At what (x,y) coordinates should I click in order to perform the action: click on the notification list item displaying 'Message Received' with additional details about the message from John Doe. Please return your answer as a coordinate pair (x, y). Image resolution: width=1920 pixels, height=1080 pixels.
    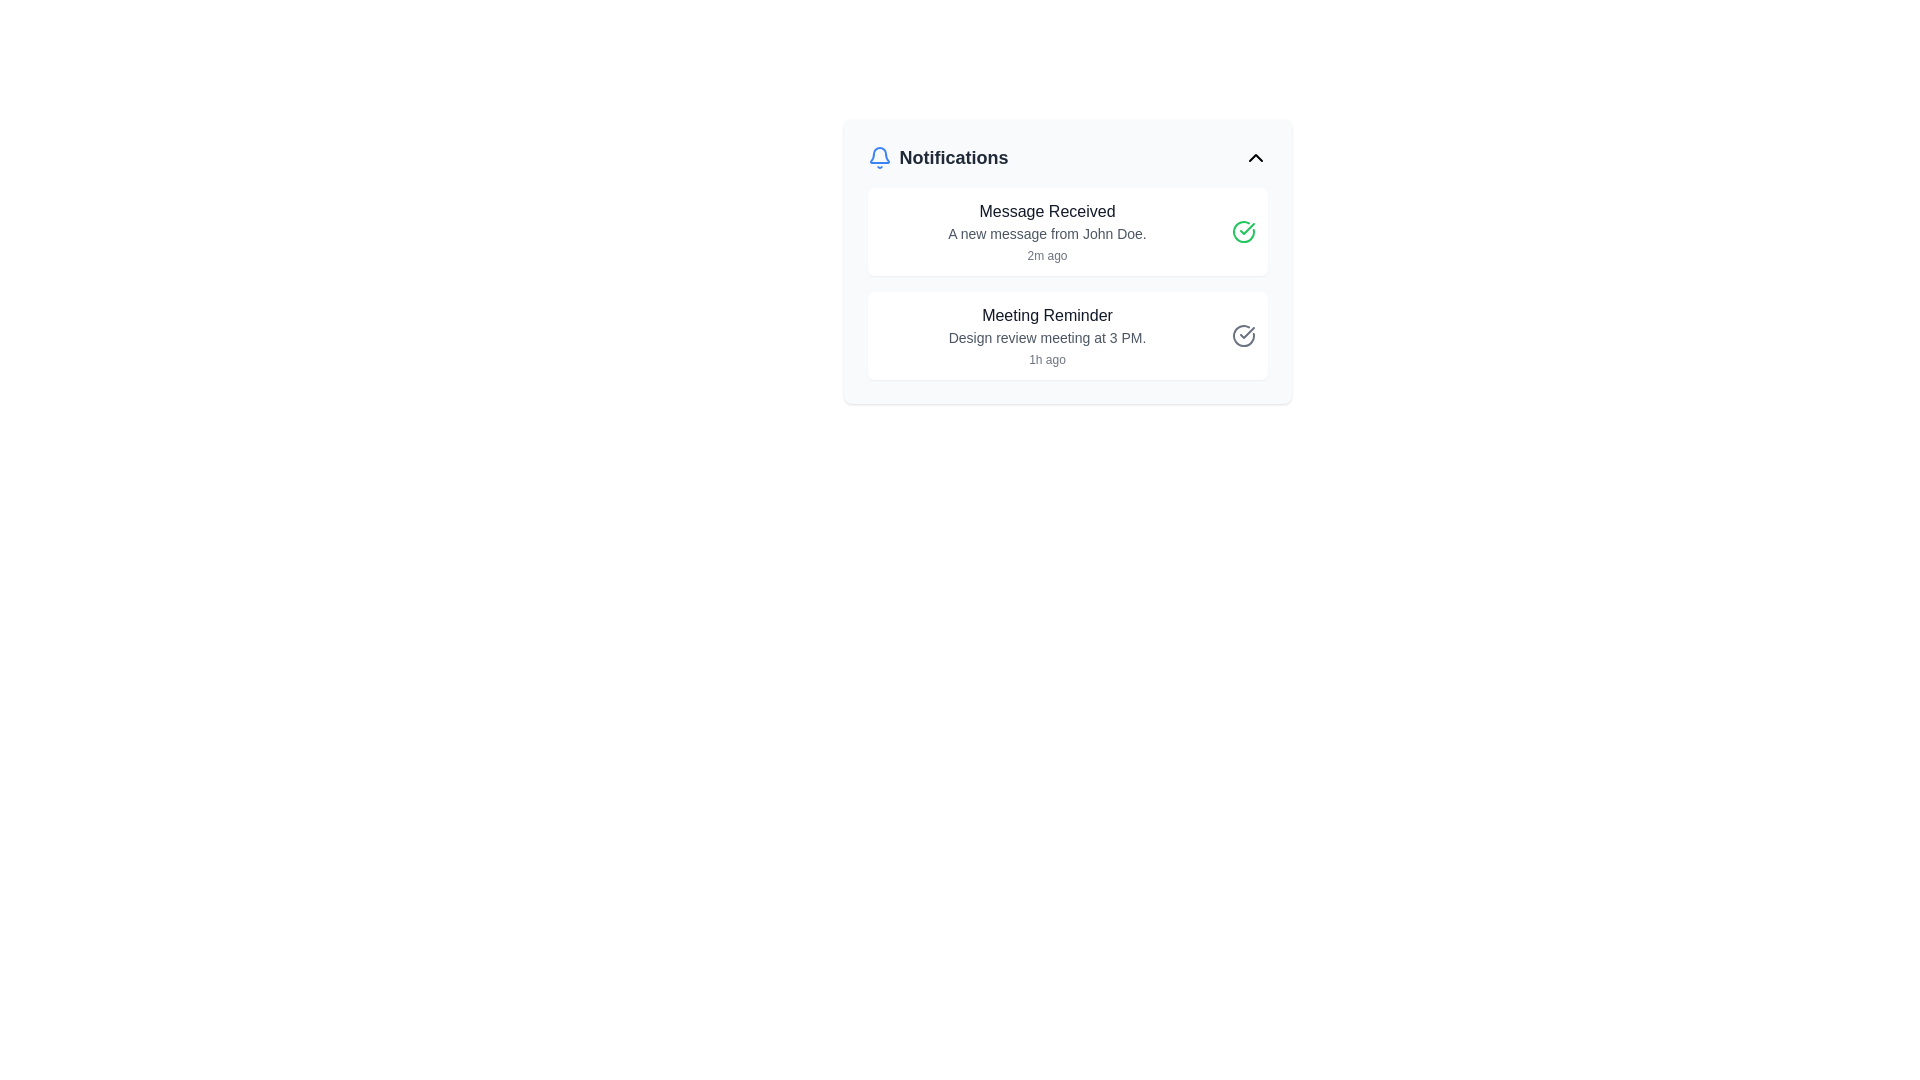
    Looking at the image, I should click on (1046, 230).